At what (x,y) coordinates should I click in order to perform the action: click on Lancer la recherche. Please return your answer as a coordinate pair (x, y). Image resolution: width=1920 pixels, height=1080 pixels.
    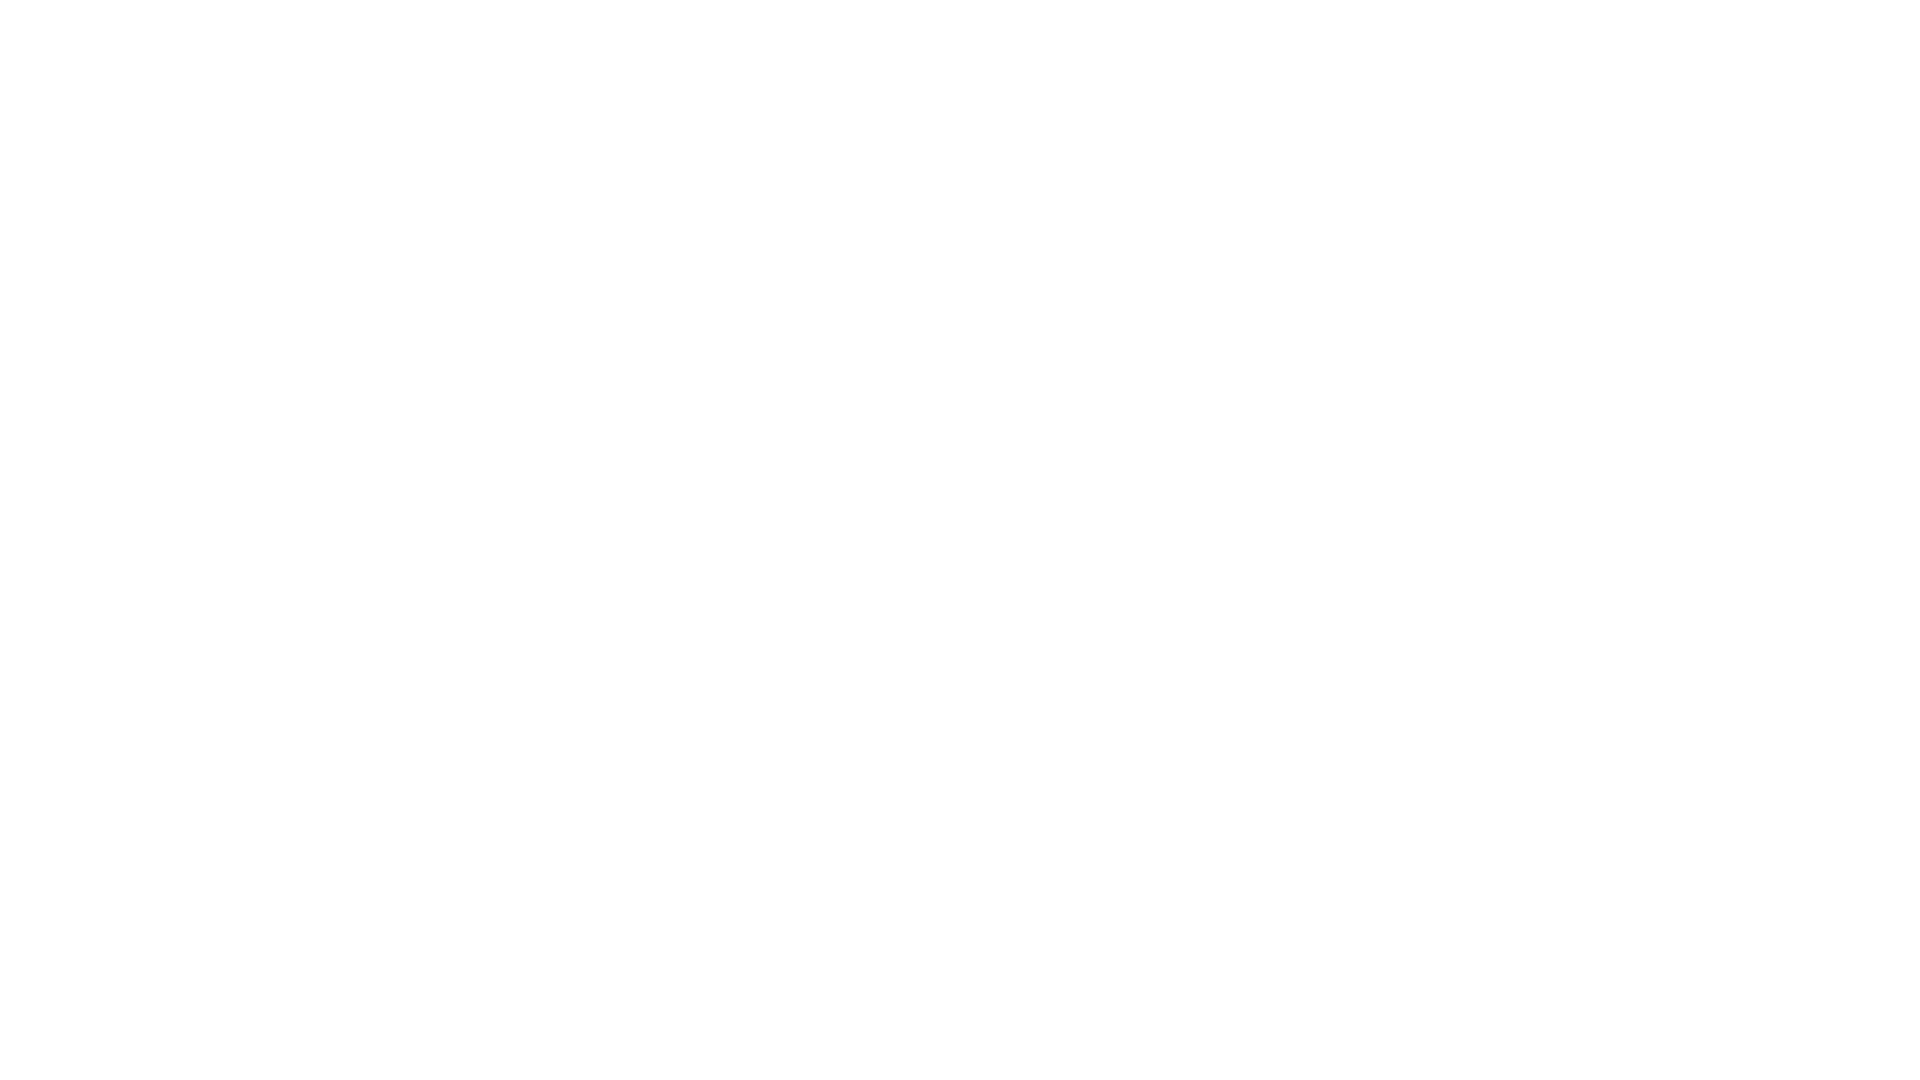
    Looking at the image, I should click on (1079, 73).